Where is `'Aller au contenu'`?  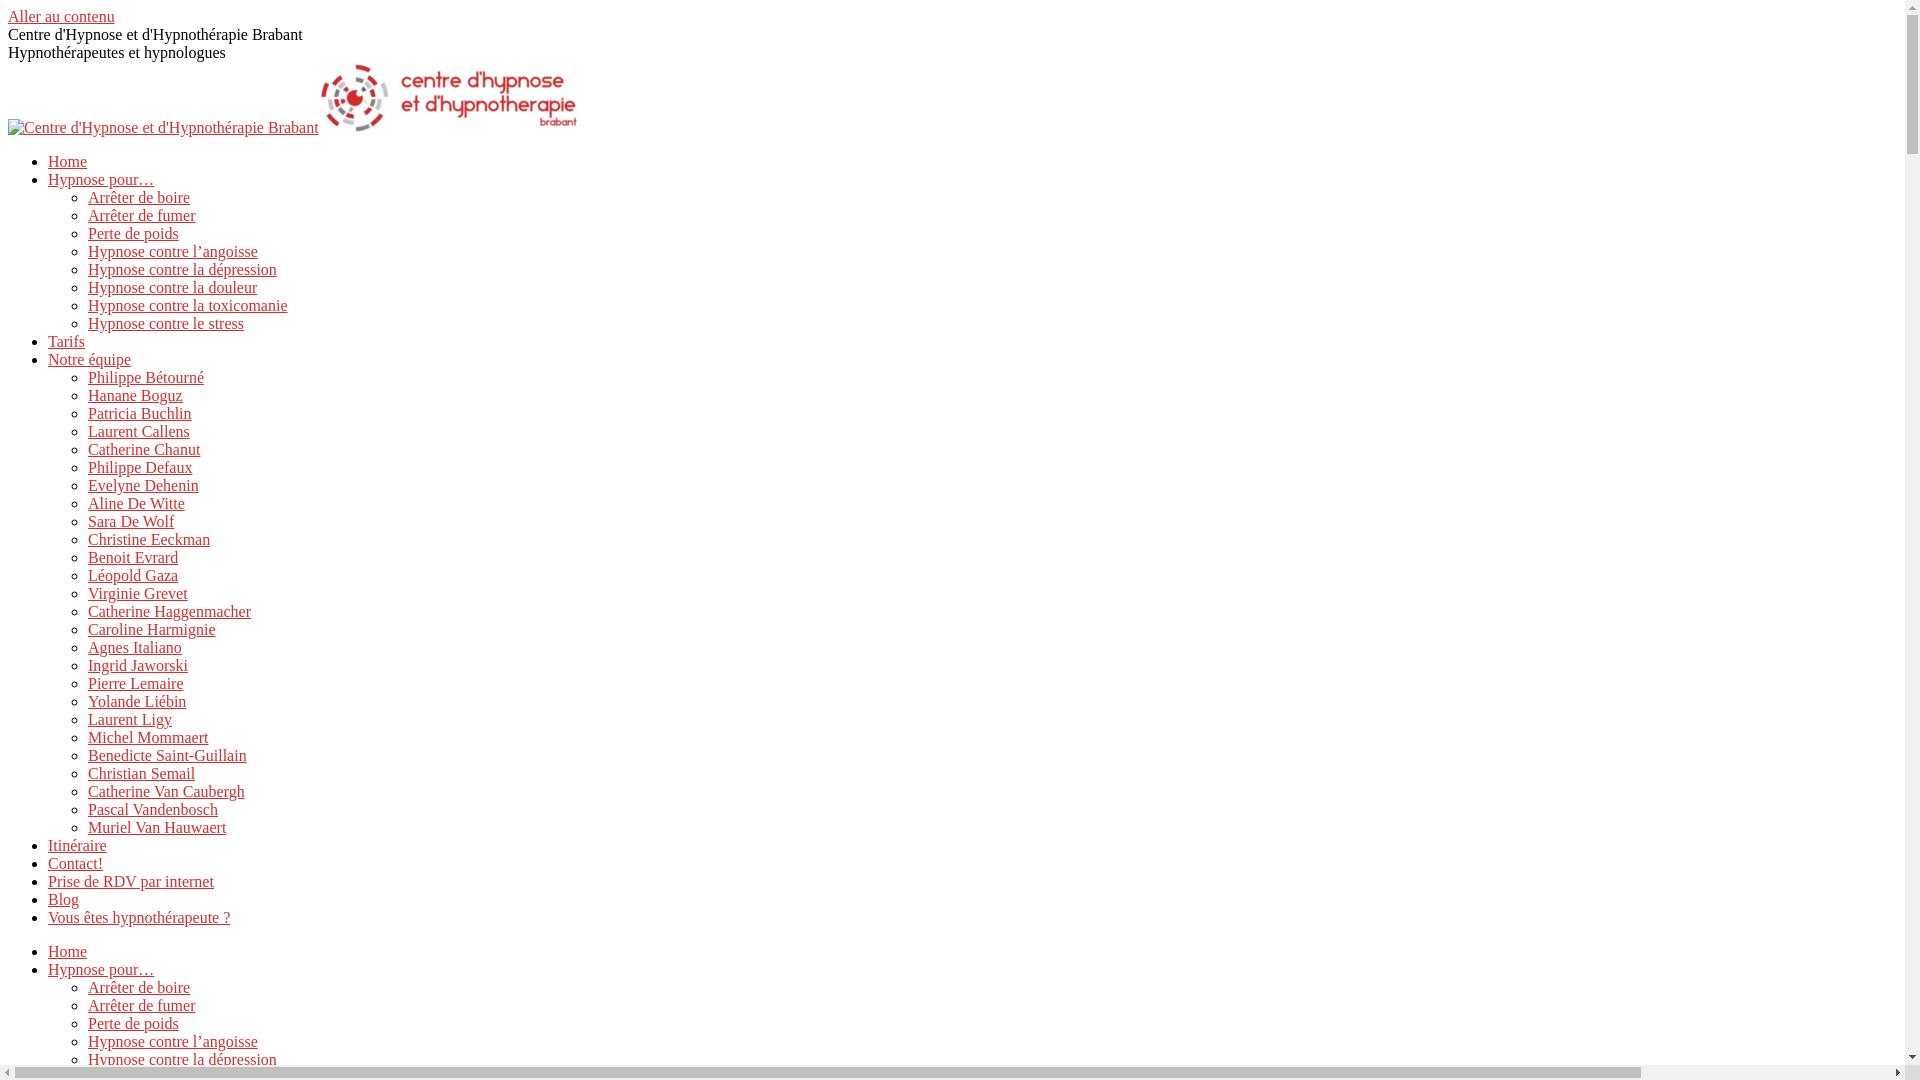 'Aller au contenu' is located at coordinates (61, 16).